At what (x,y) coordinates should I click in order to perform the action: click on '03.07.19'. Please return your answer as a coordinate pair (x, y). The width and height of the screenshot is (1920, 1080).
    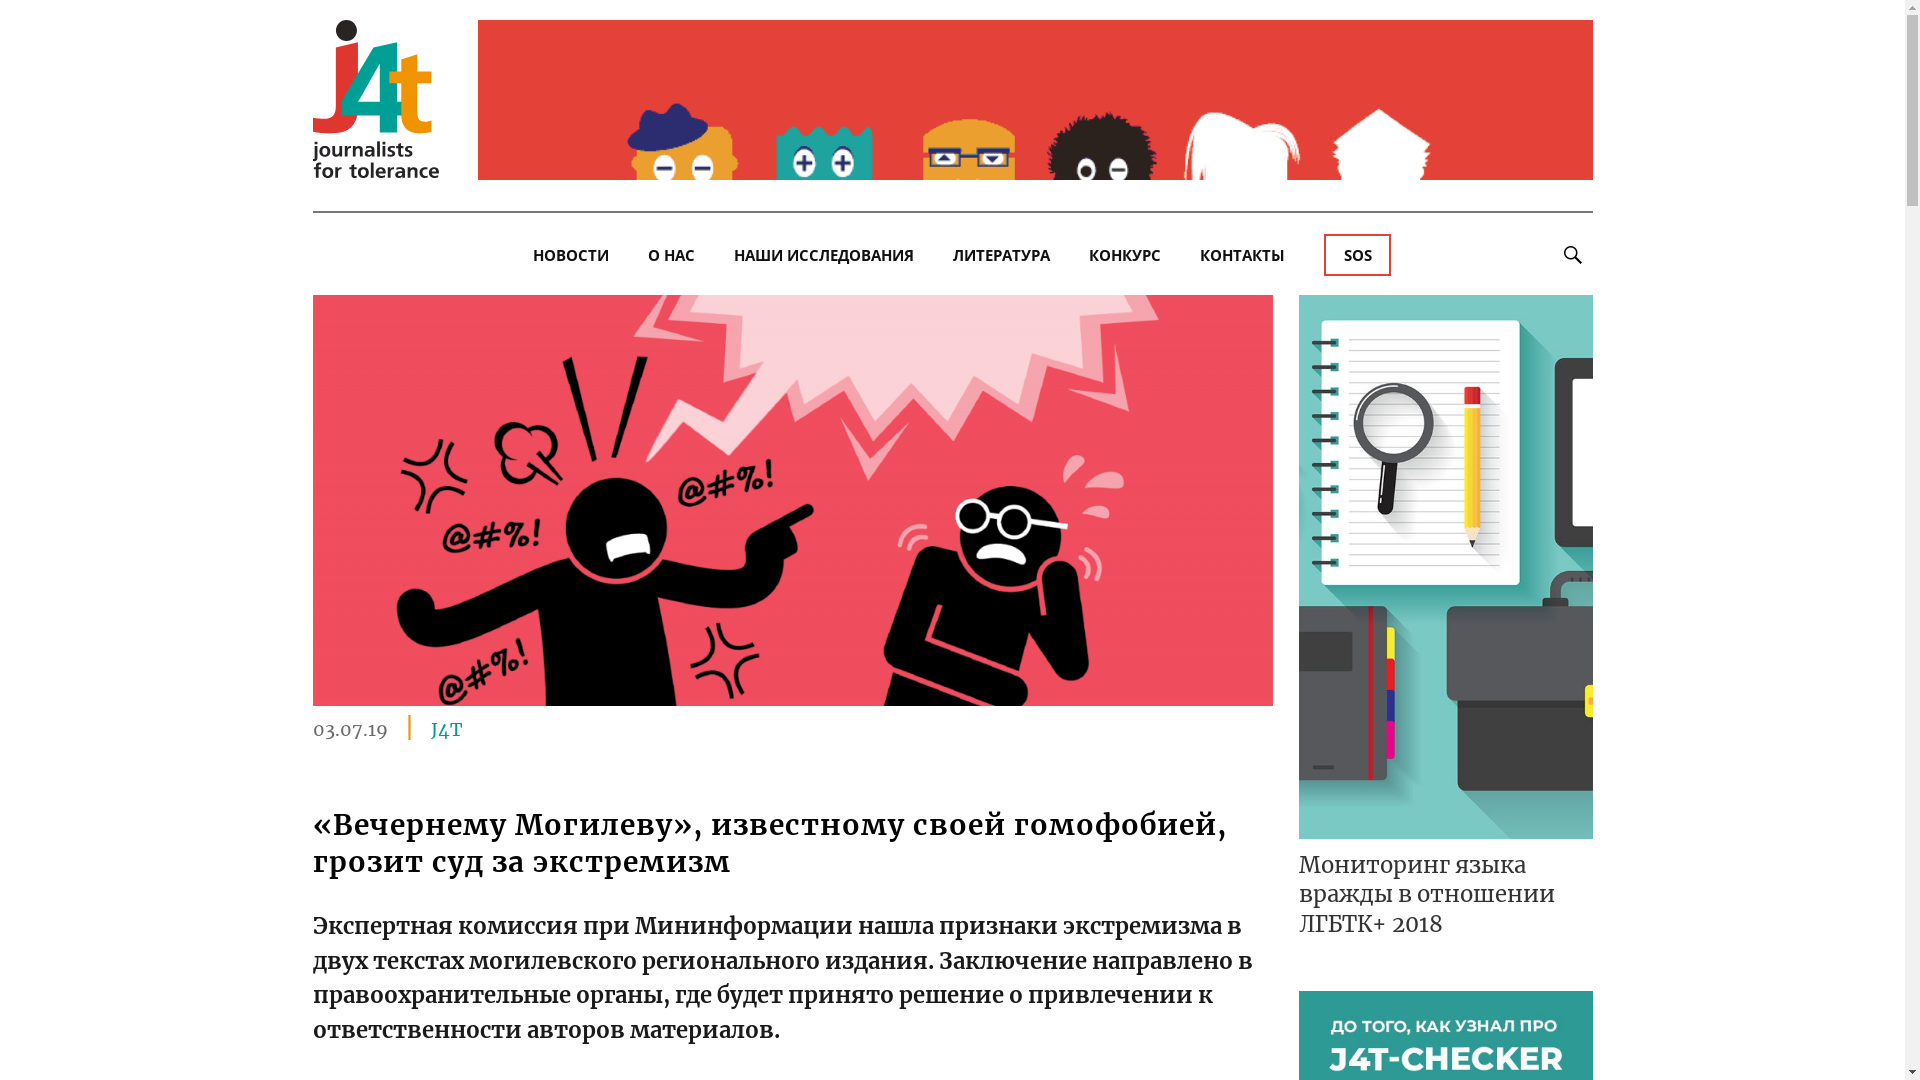
    Looking at the image, I should click on (349, 726).